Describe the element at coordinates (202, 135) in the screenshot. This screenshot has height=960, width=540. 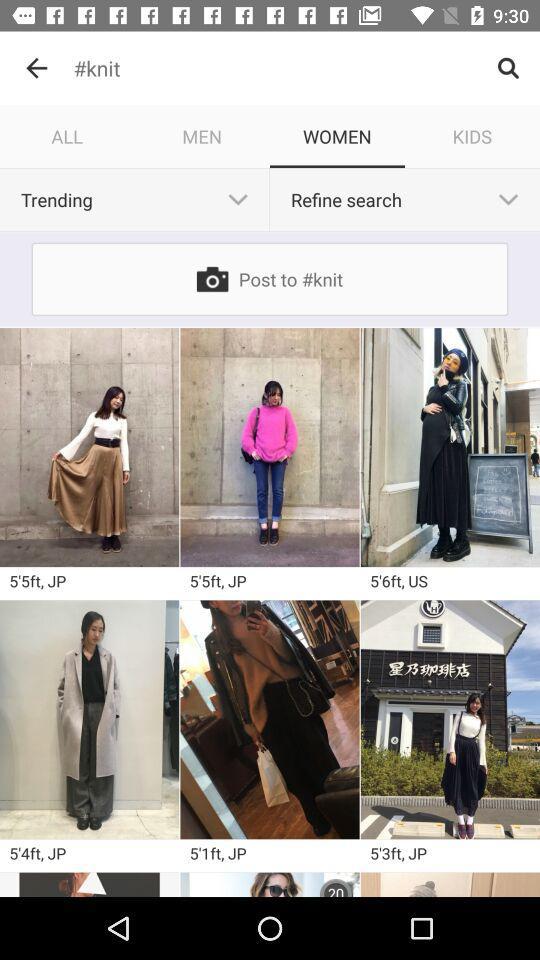
I see `icon to the right of all icon` at that location.